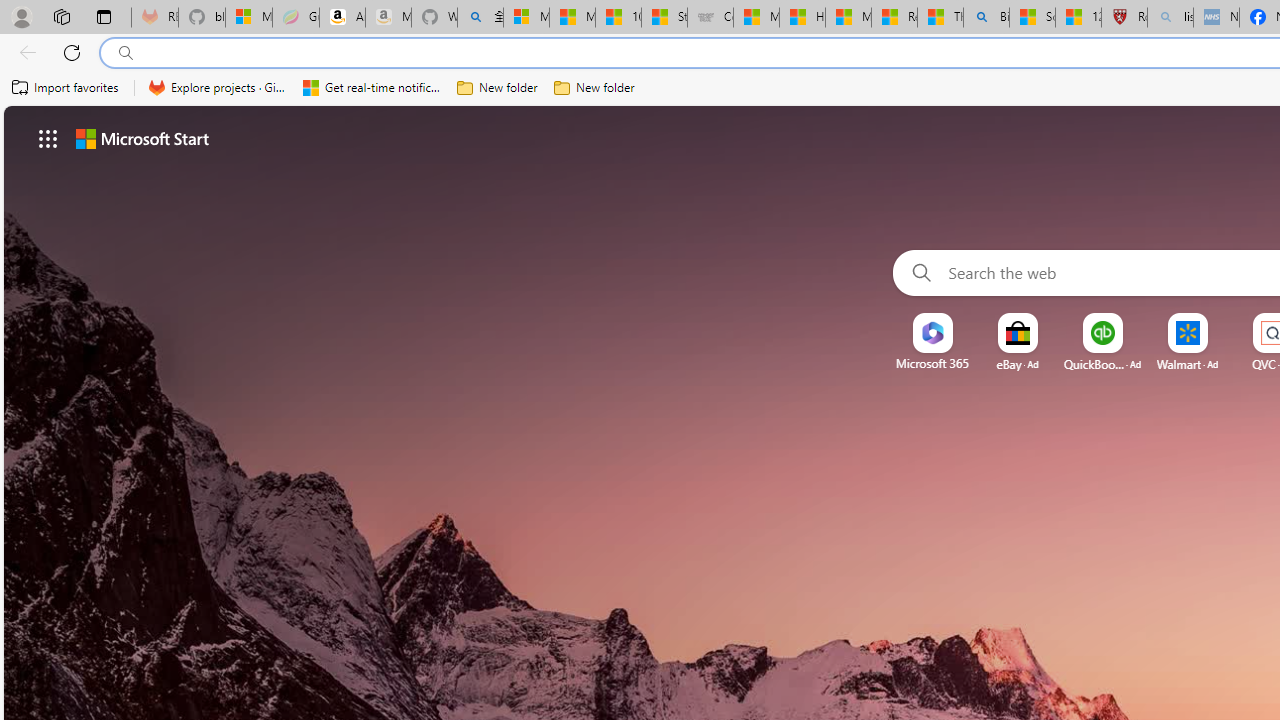 The image size is (1280, 720). I want to click on 'New folder', so click(593, 87).